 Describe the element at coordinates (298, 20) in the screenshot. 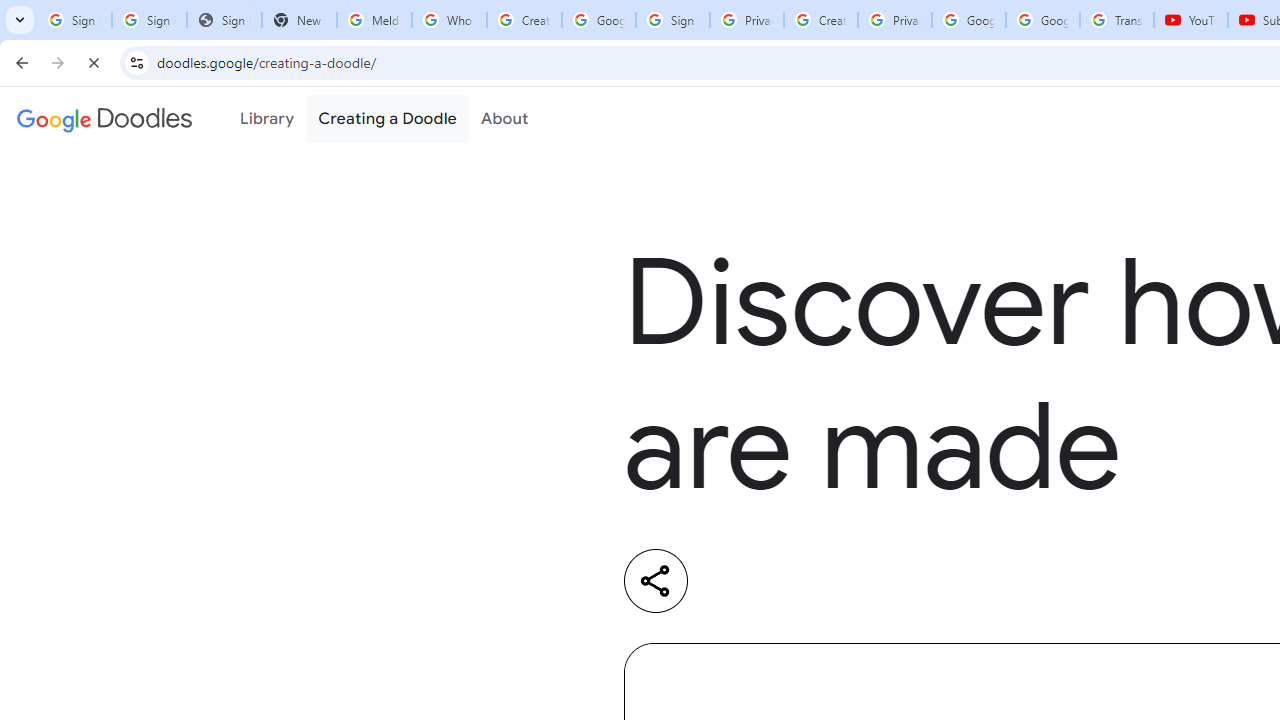

I see `'New Tab'` at that location.